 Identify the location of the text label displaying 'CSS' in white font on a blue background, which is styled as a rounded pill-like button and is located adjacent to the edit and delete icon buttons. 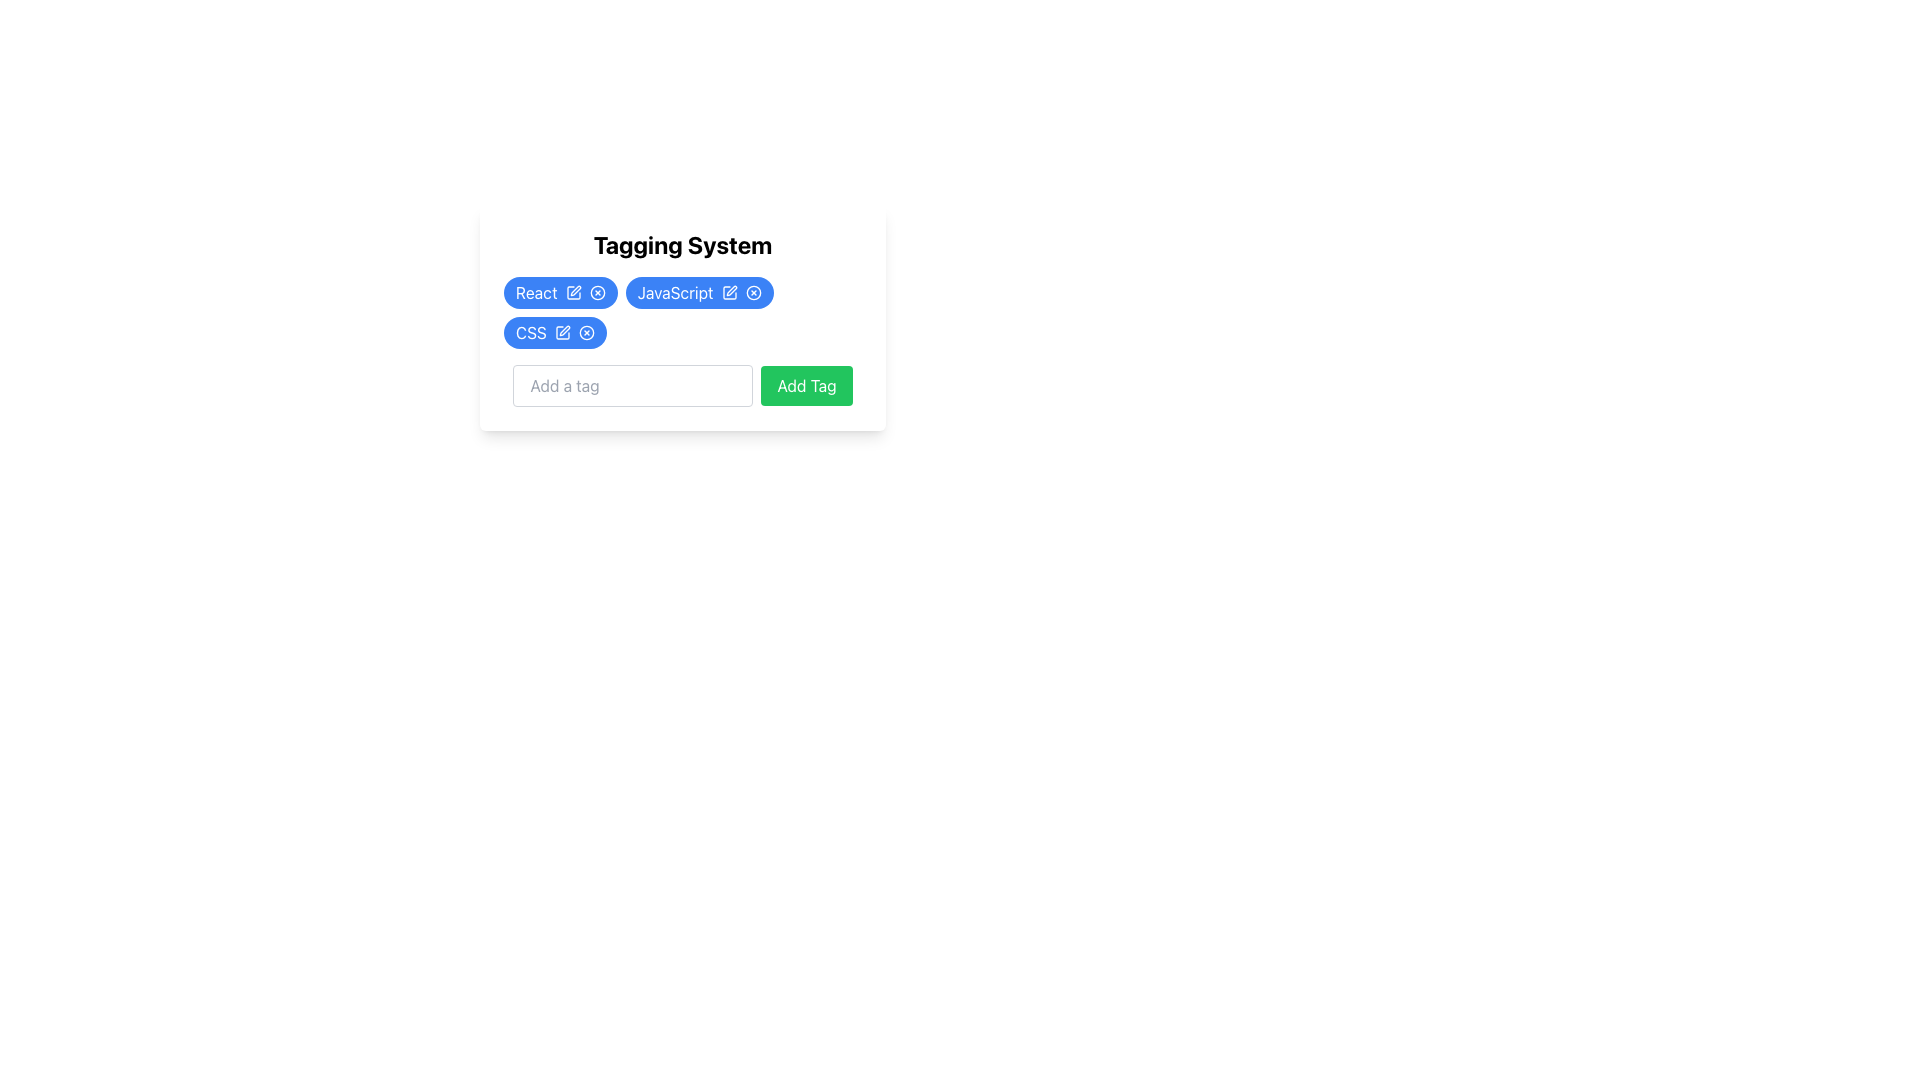
(531, 331).